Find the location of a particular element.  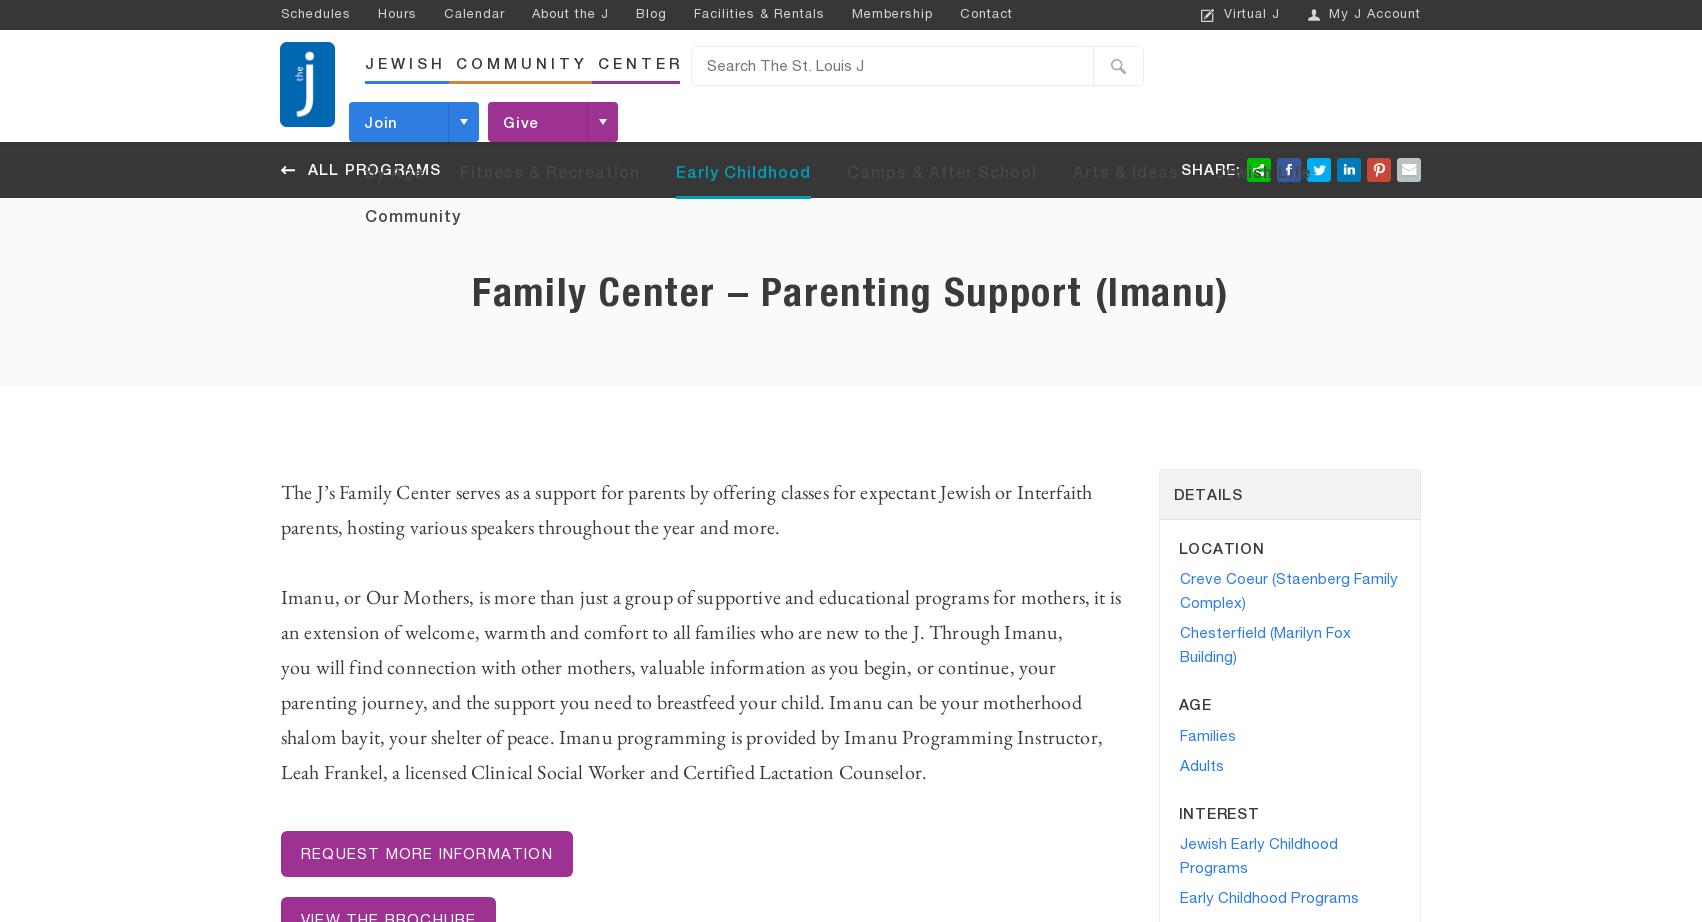

'All Programs' is located at coordinates (374, 170).